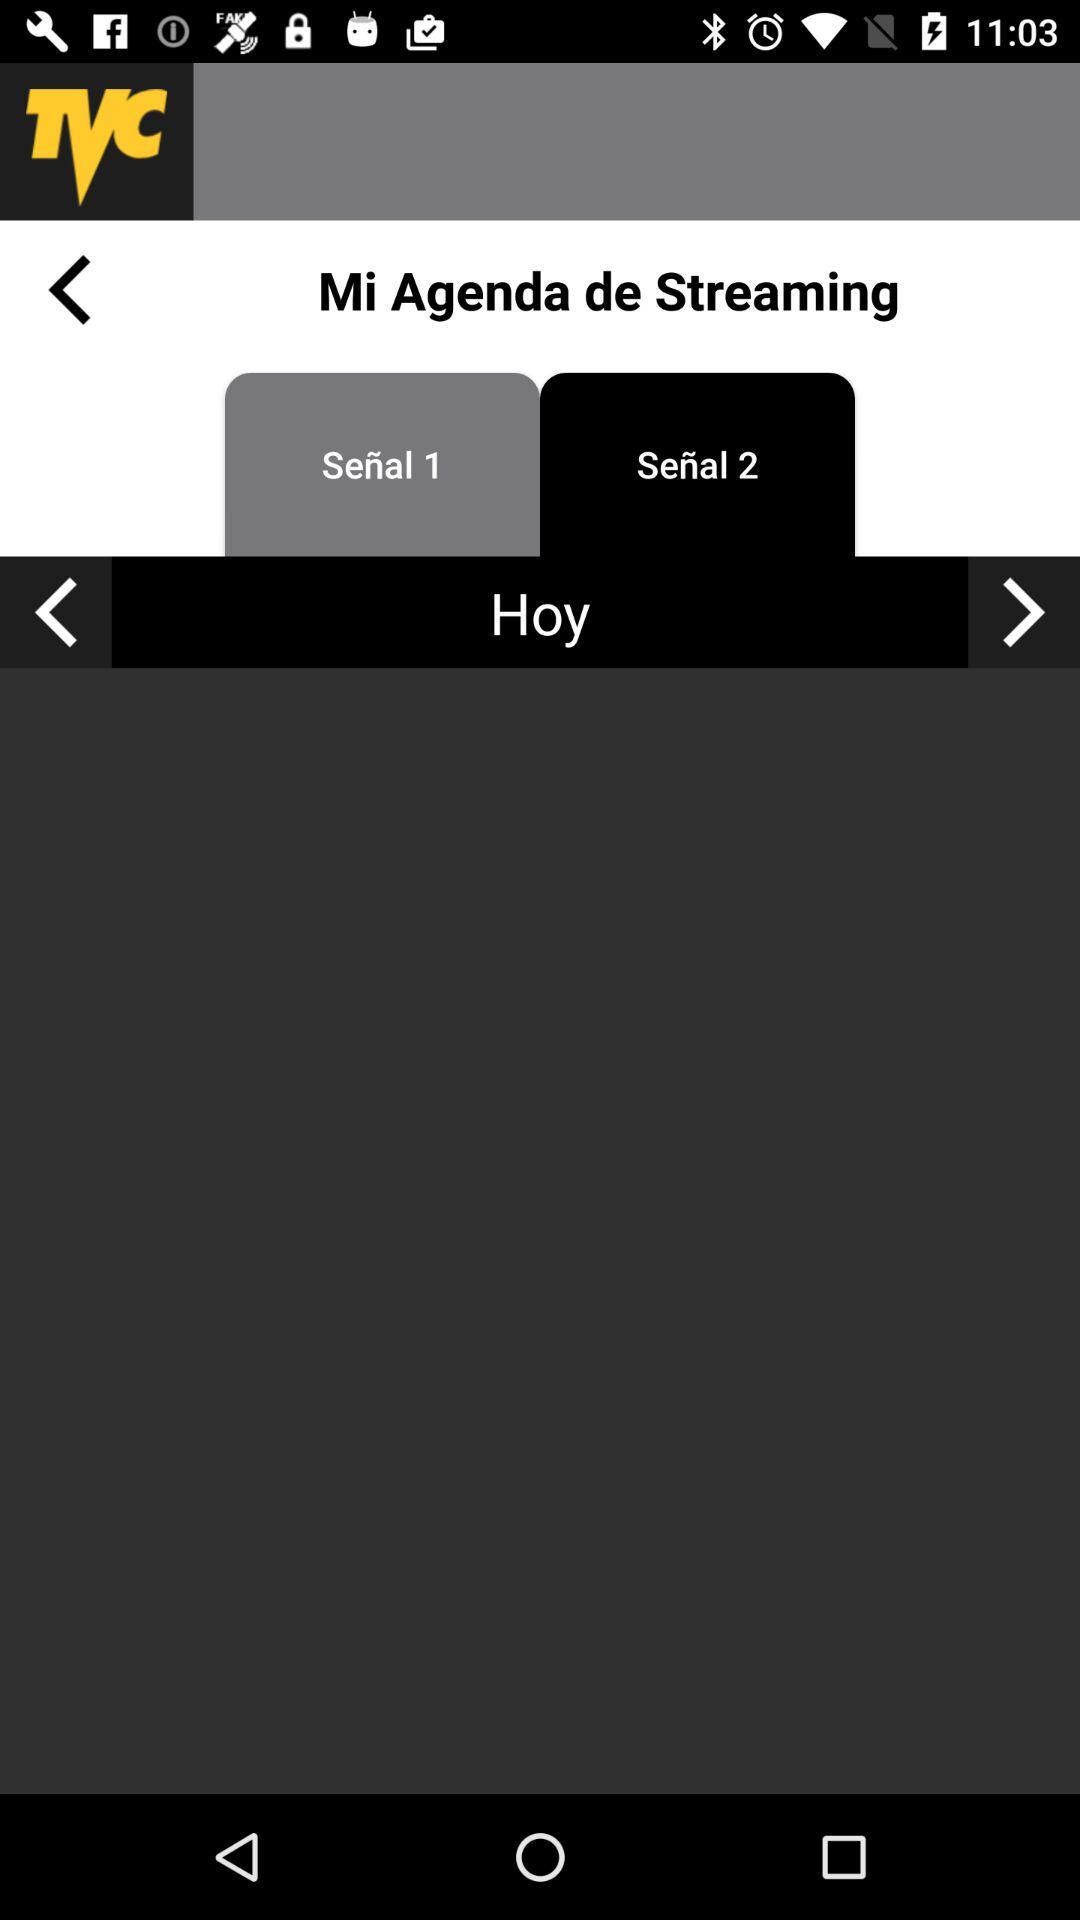 The image size is (1080, 1920). I want to click on the app above mi agenda de item, so click(636, 140).